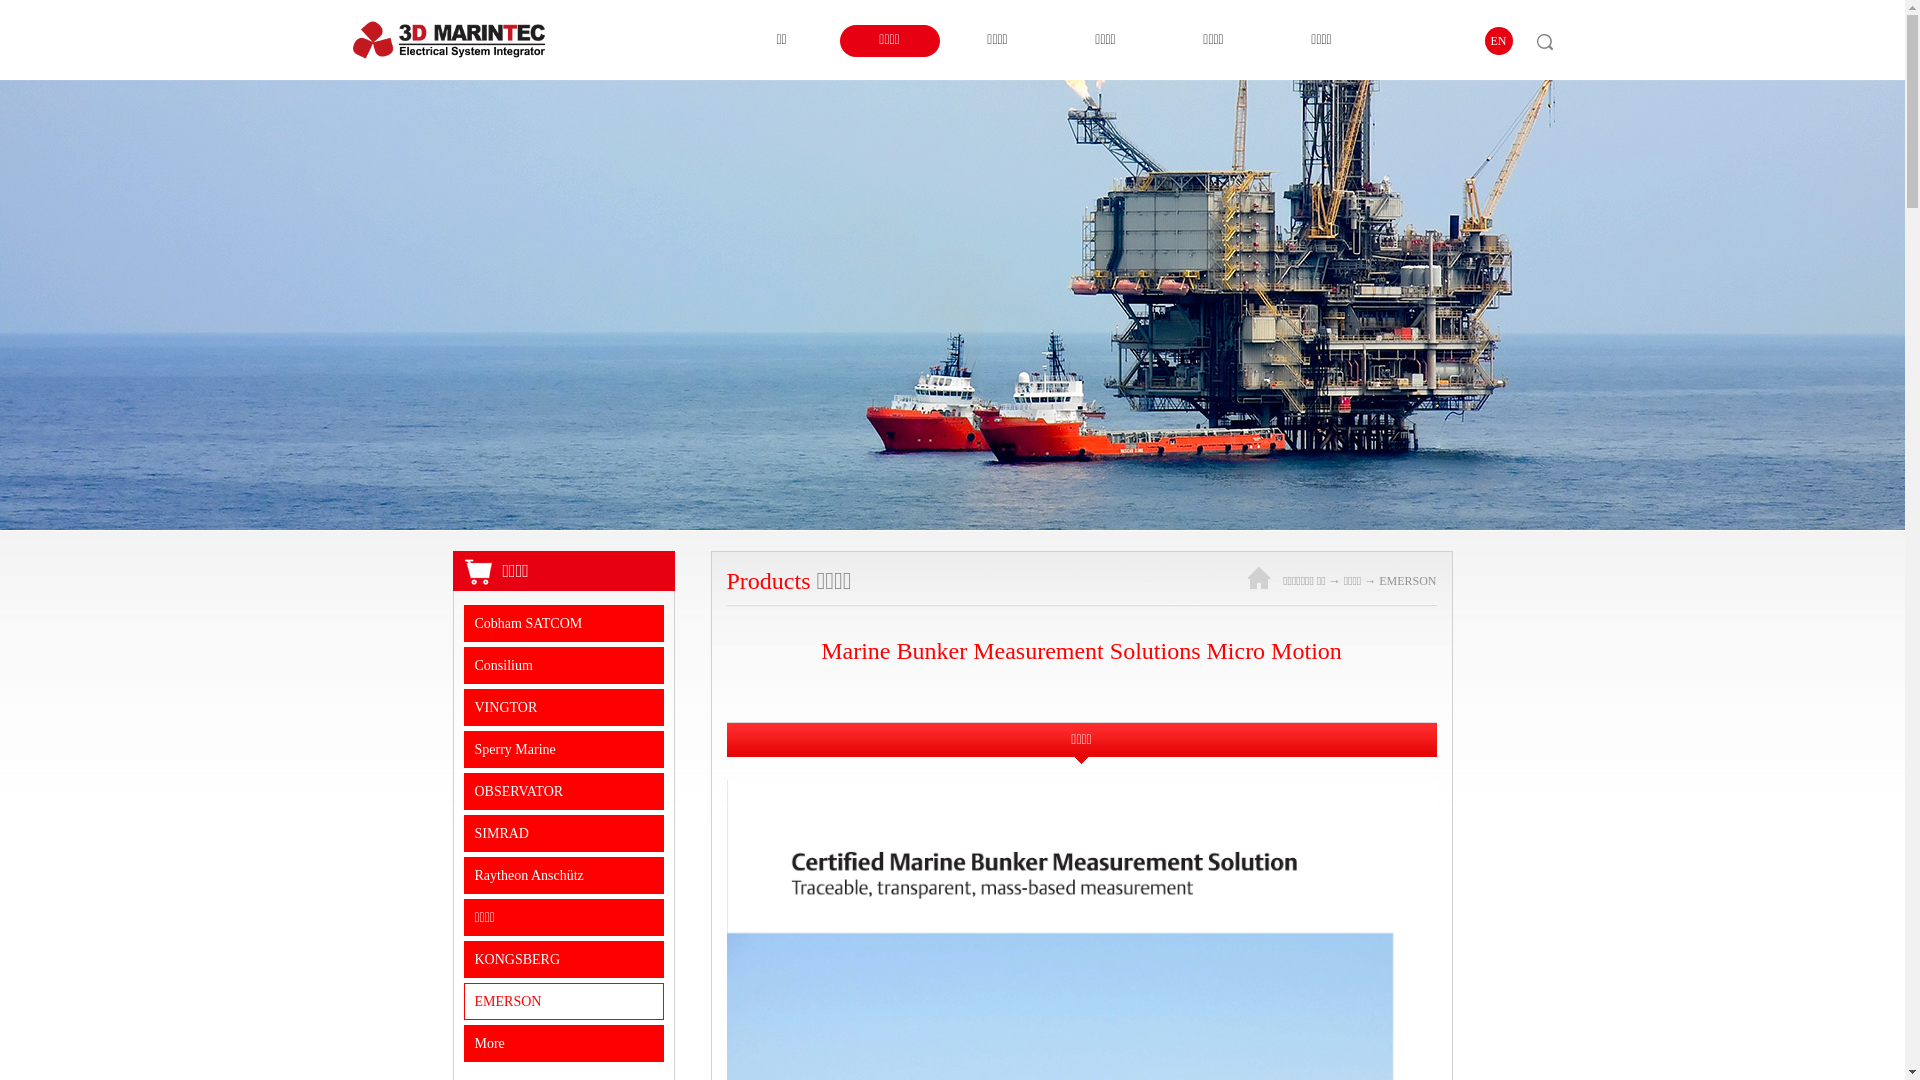 The width and height of the screenshot is (1920, 1080). I want to click on 'VINGTOR', so click(563, 706).